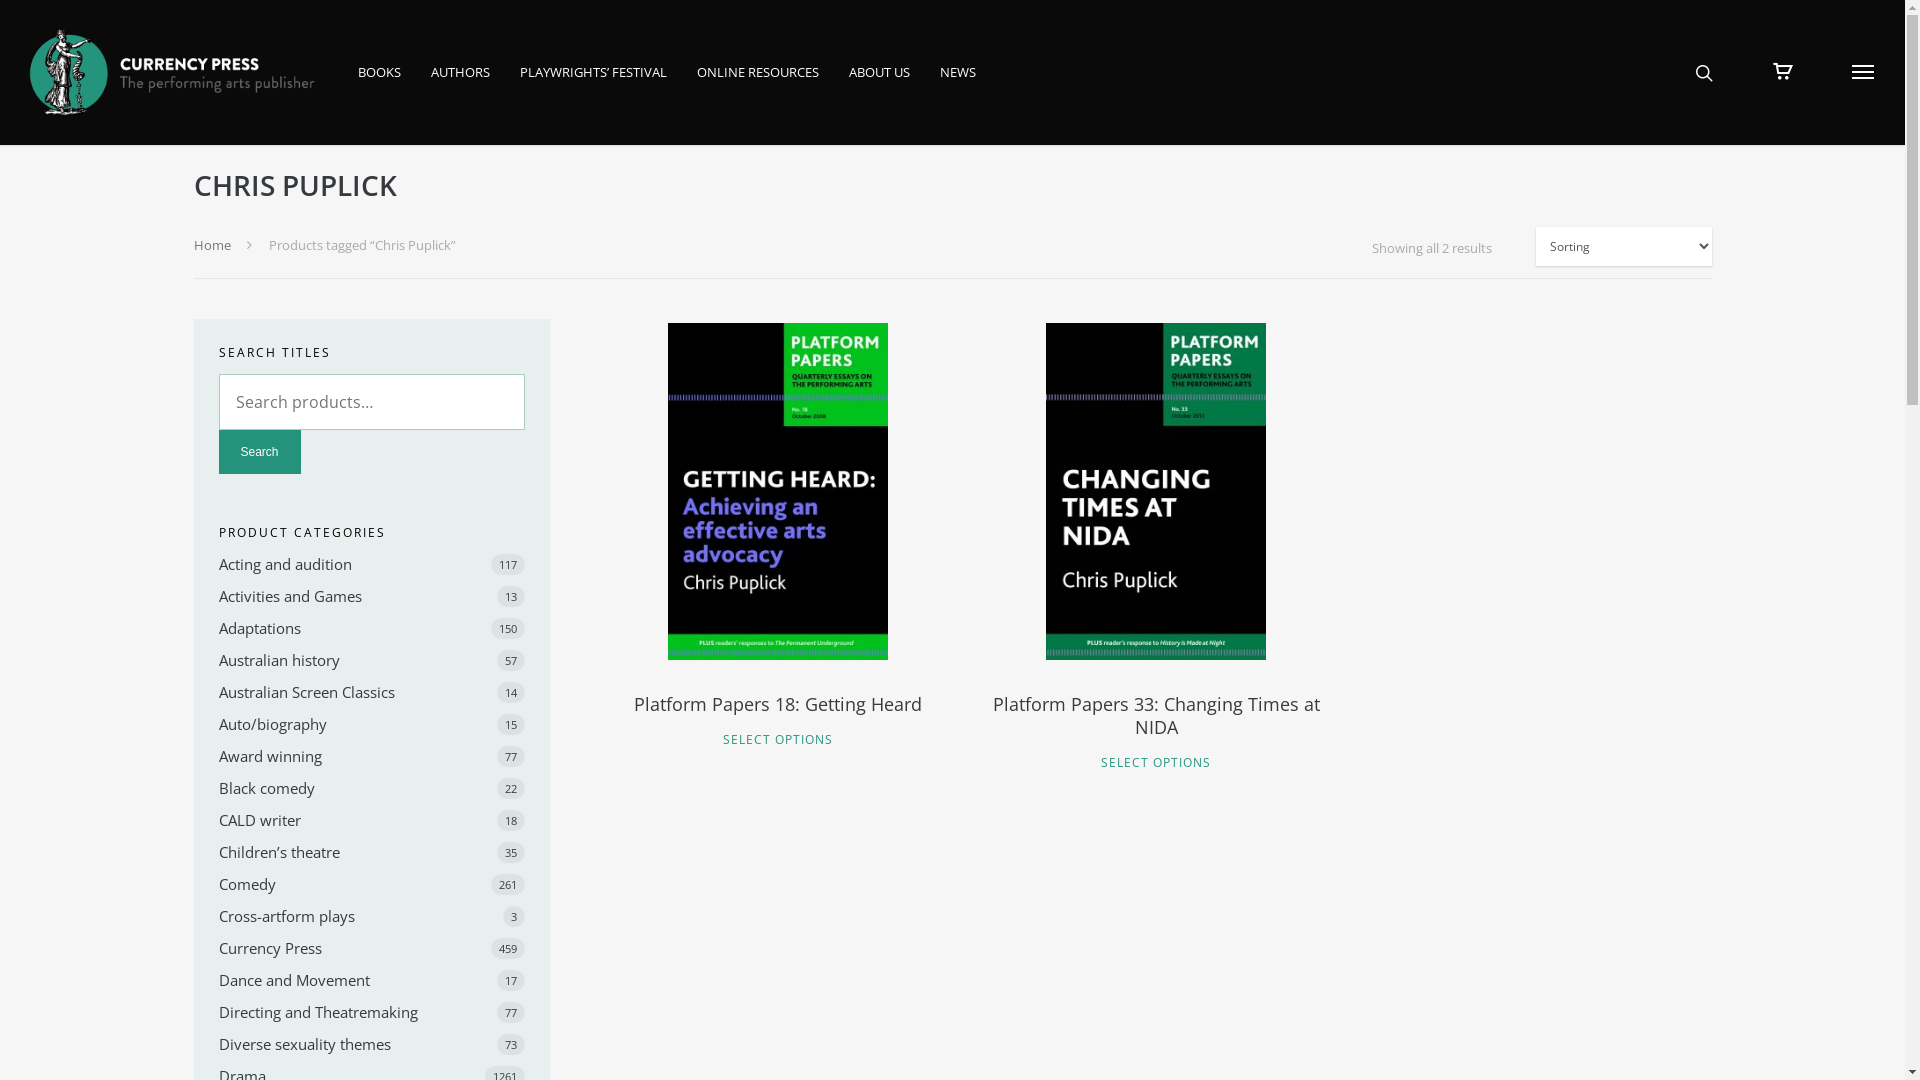 This screenshot has width=1920, height=1080. I want to click on 'CALD writer', so click(217, 820).